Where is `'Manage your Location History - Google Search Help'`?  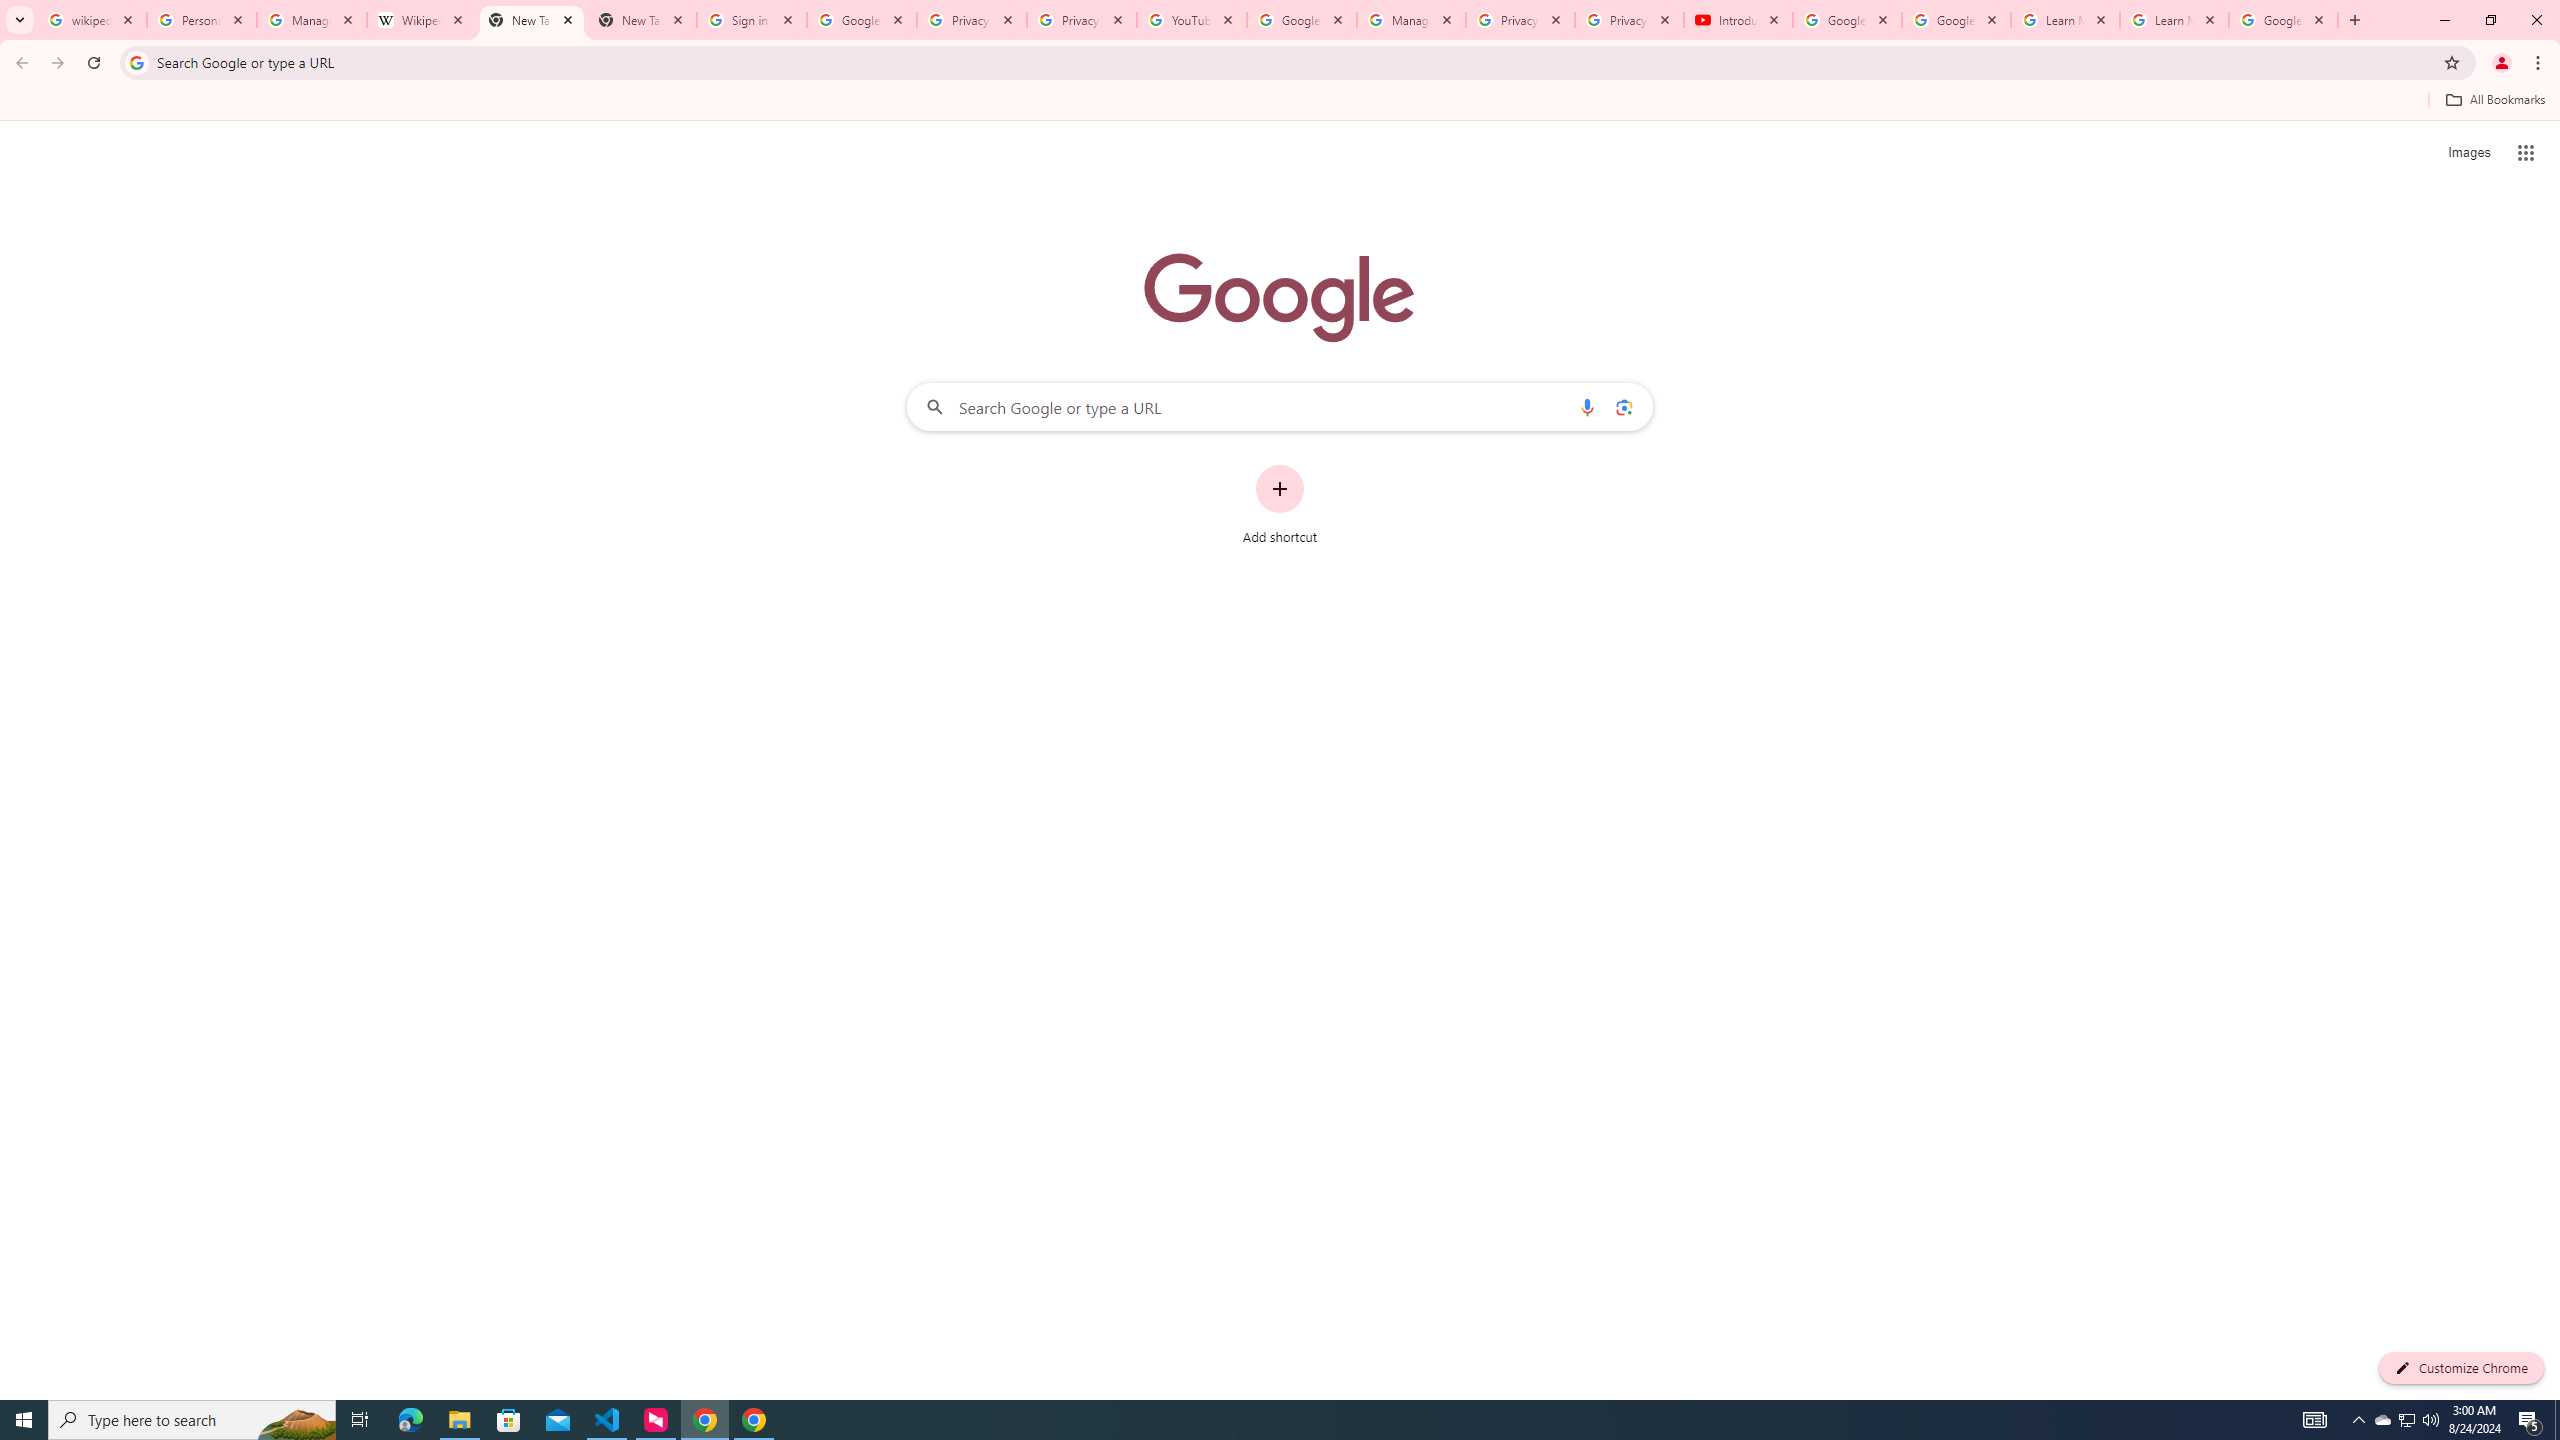
'Manage your Location History - Google Search Help' is located at coordinates (311, 19).